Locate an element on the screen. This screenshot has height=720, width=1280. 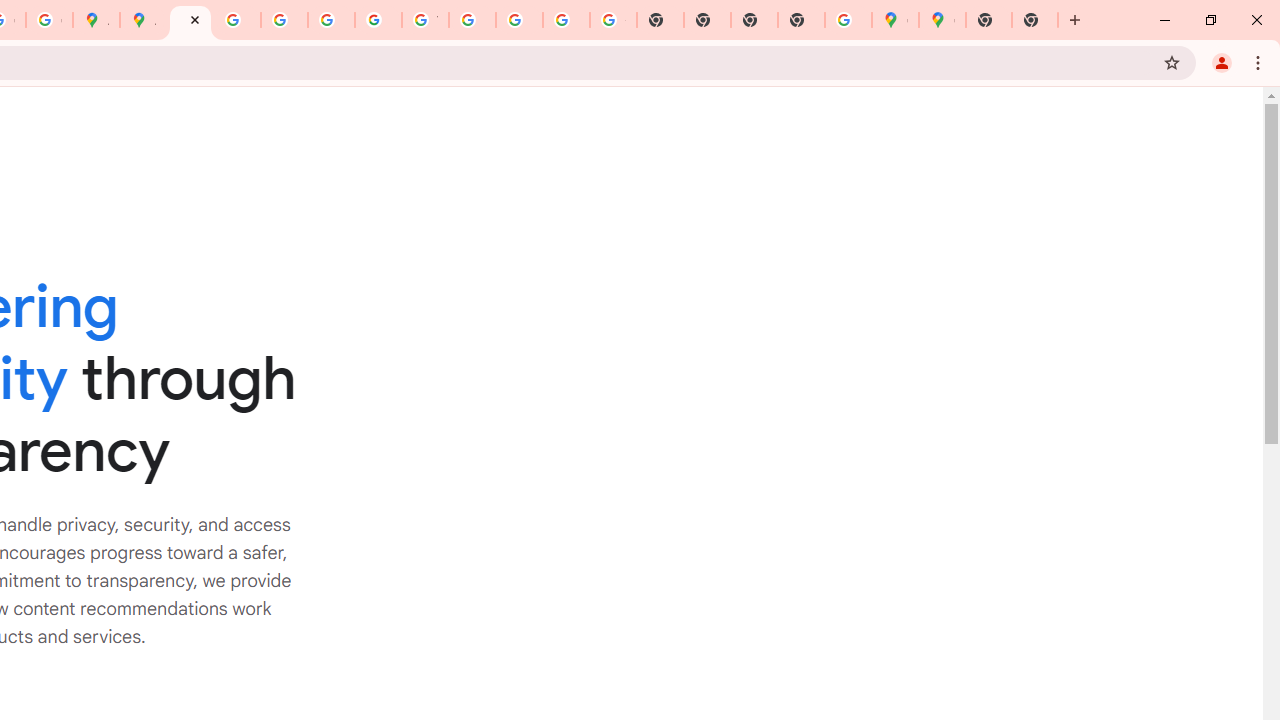
'YouTube' is located at coordinates (424, 20).